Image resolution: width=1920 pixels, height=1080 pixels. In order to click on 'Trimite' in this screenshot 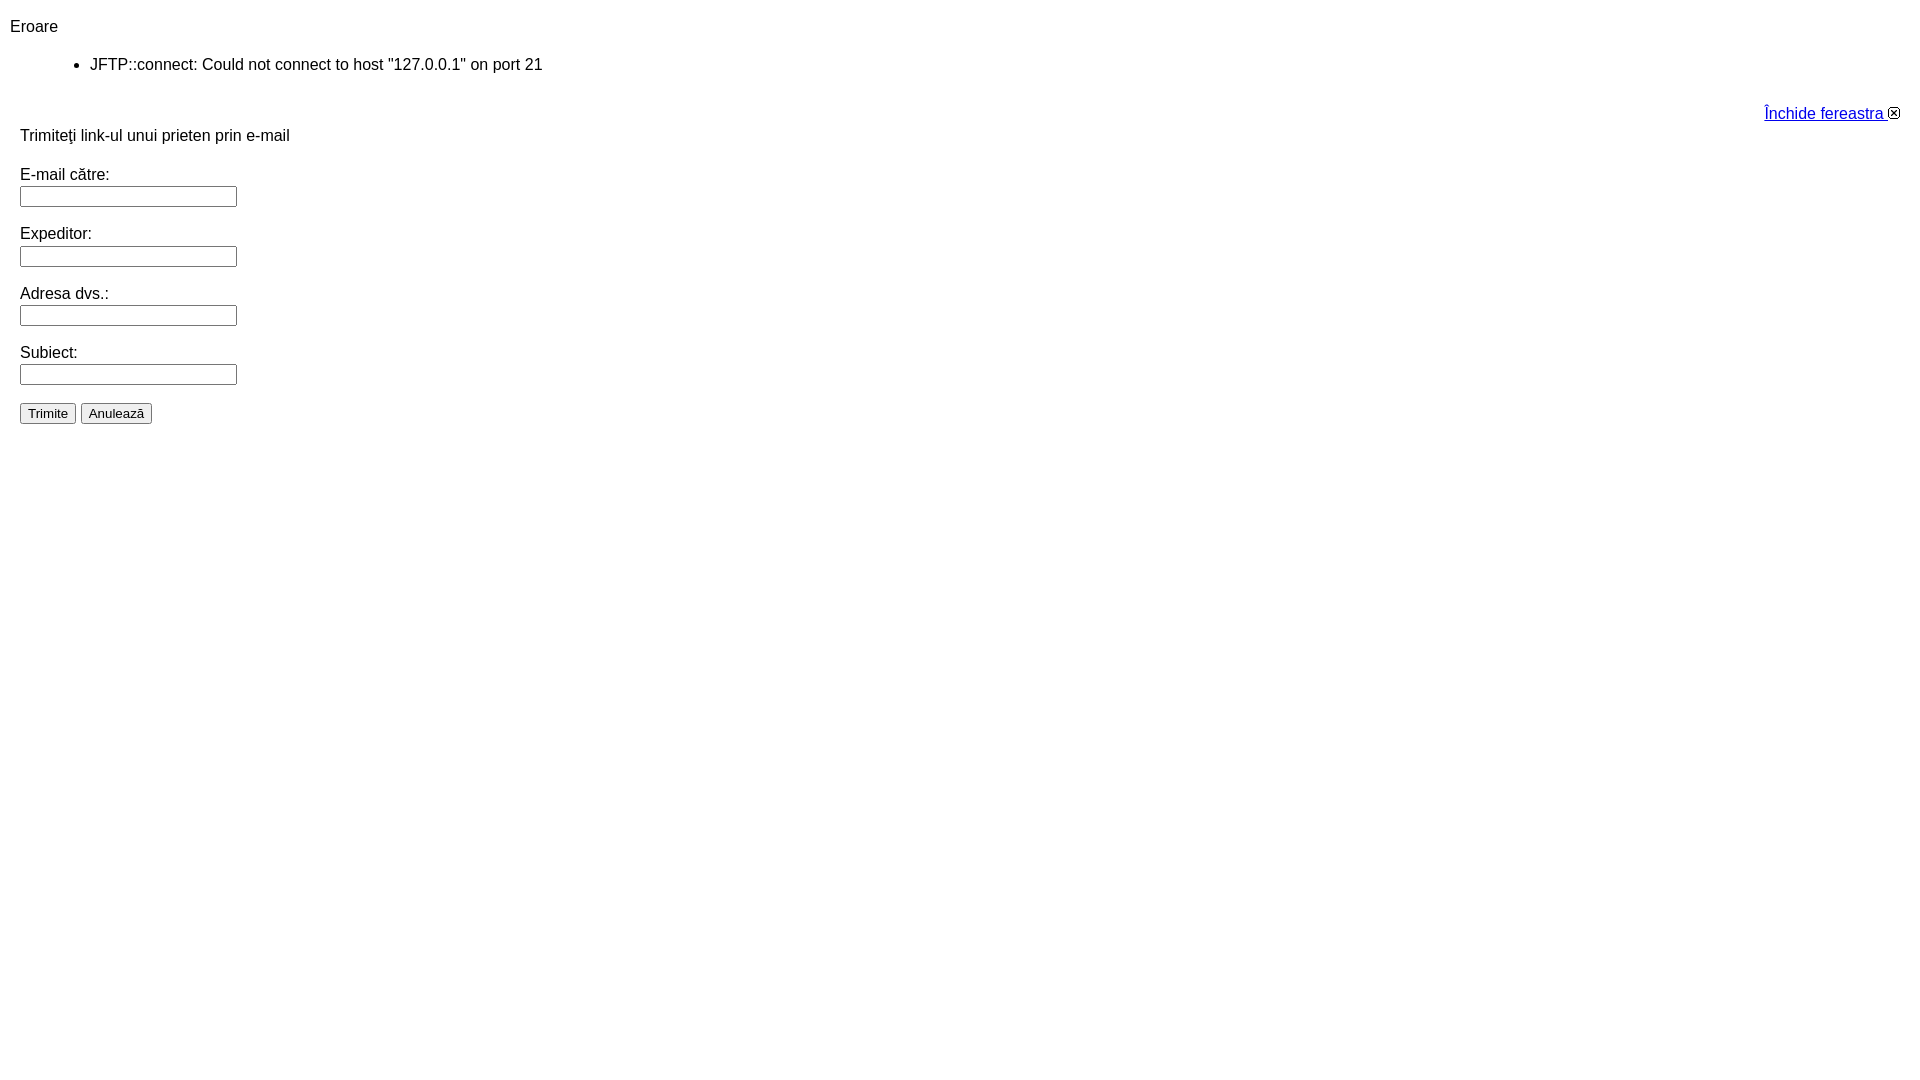, I will do `click(48, 411)`.